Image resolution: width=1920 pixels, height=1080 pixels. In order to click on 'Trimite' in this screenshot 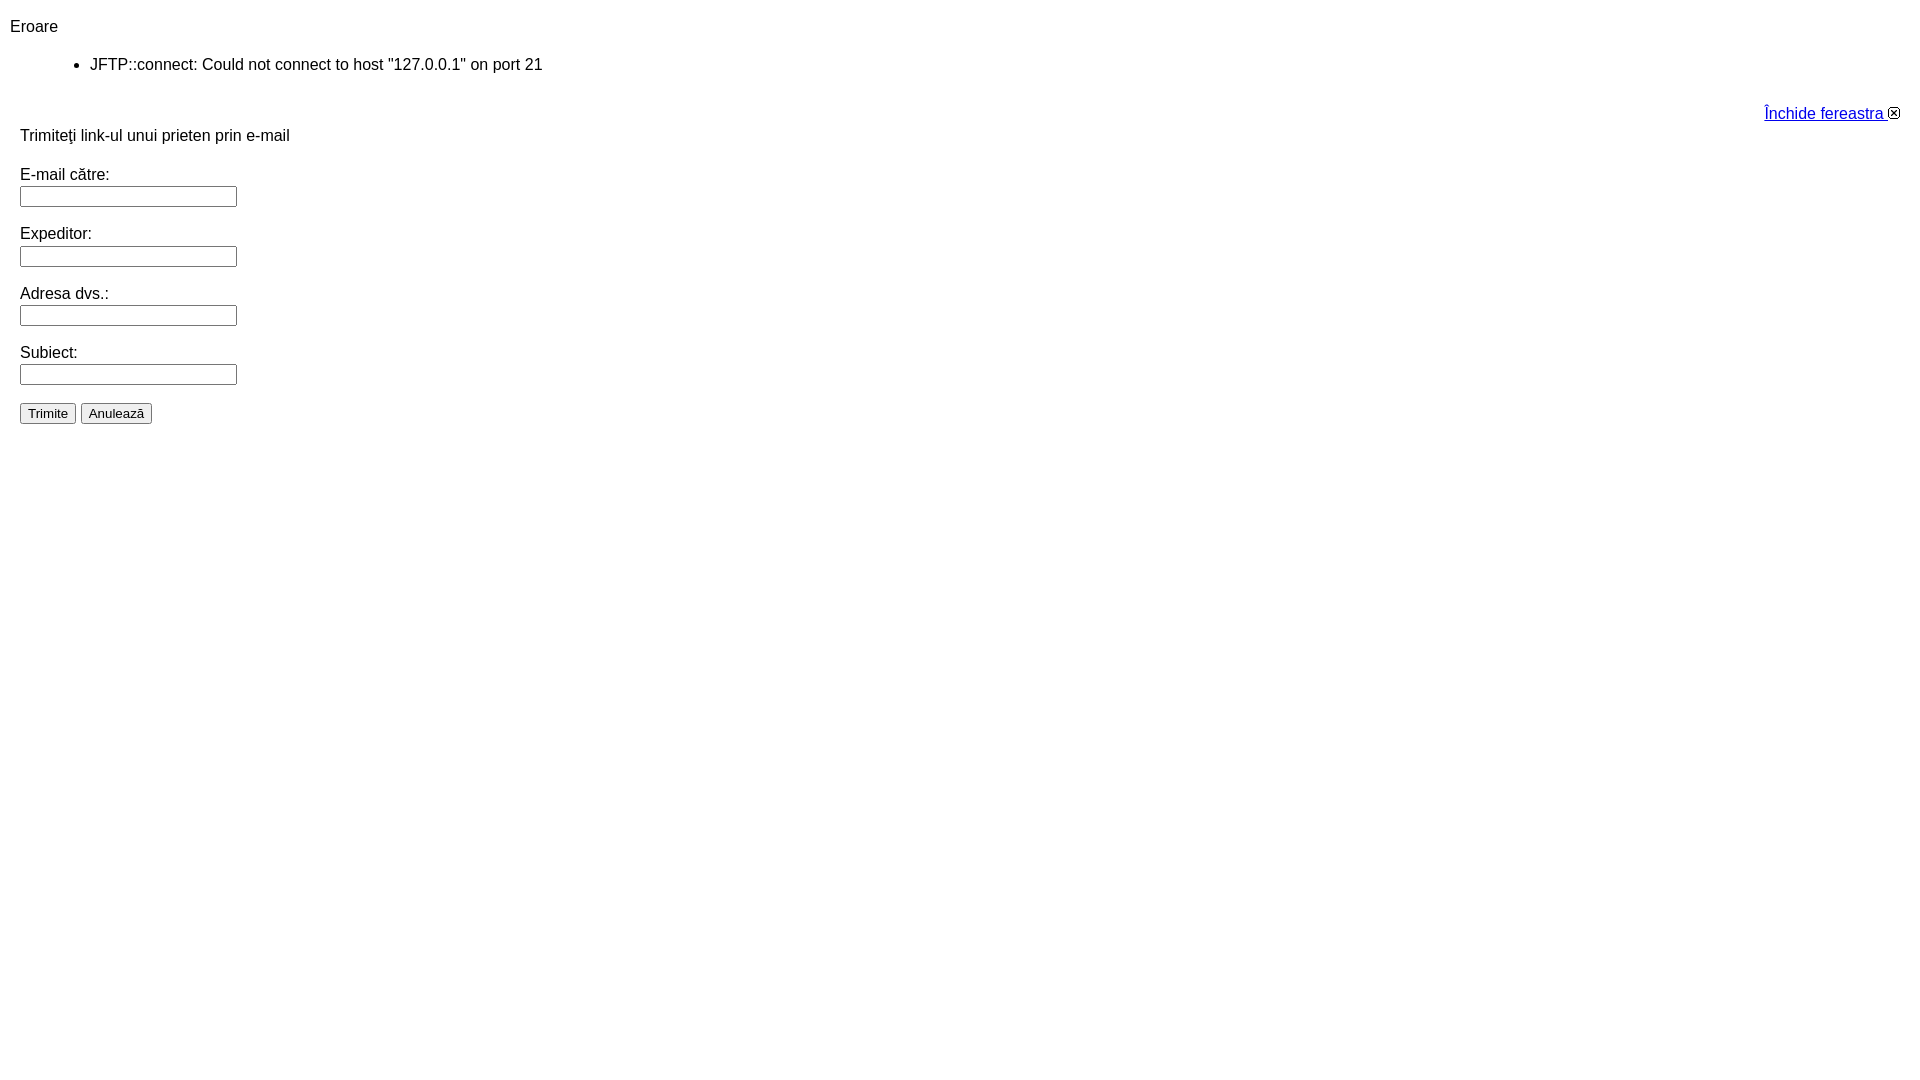, I will do `click(48, 411)`.